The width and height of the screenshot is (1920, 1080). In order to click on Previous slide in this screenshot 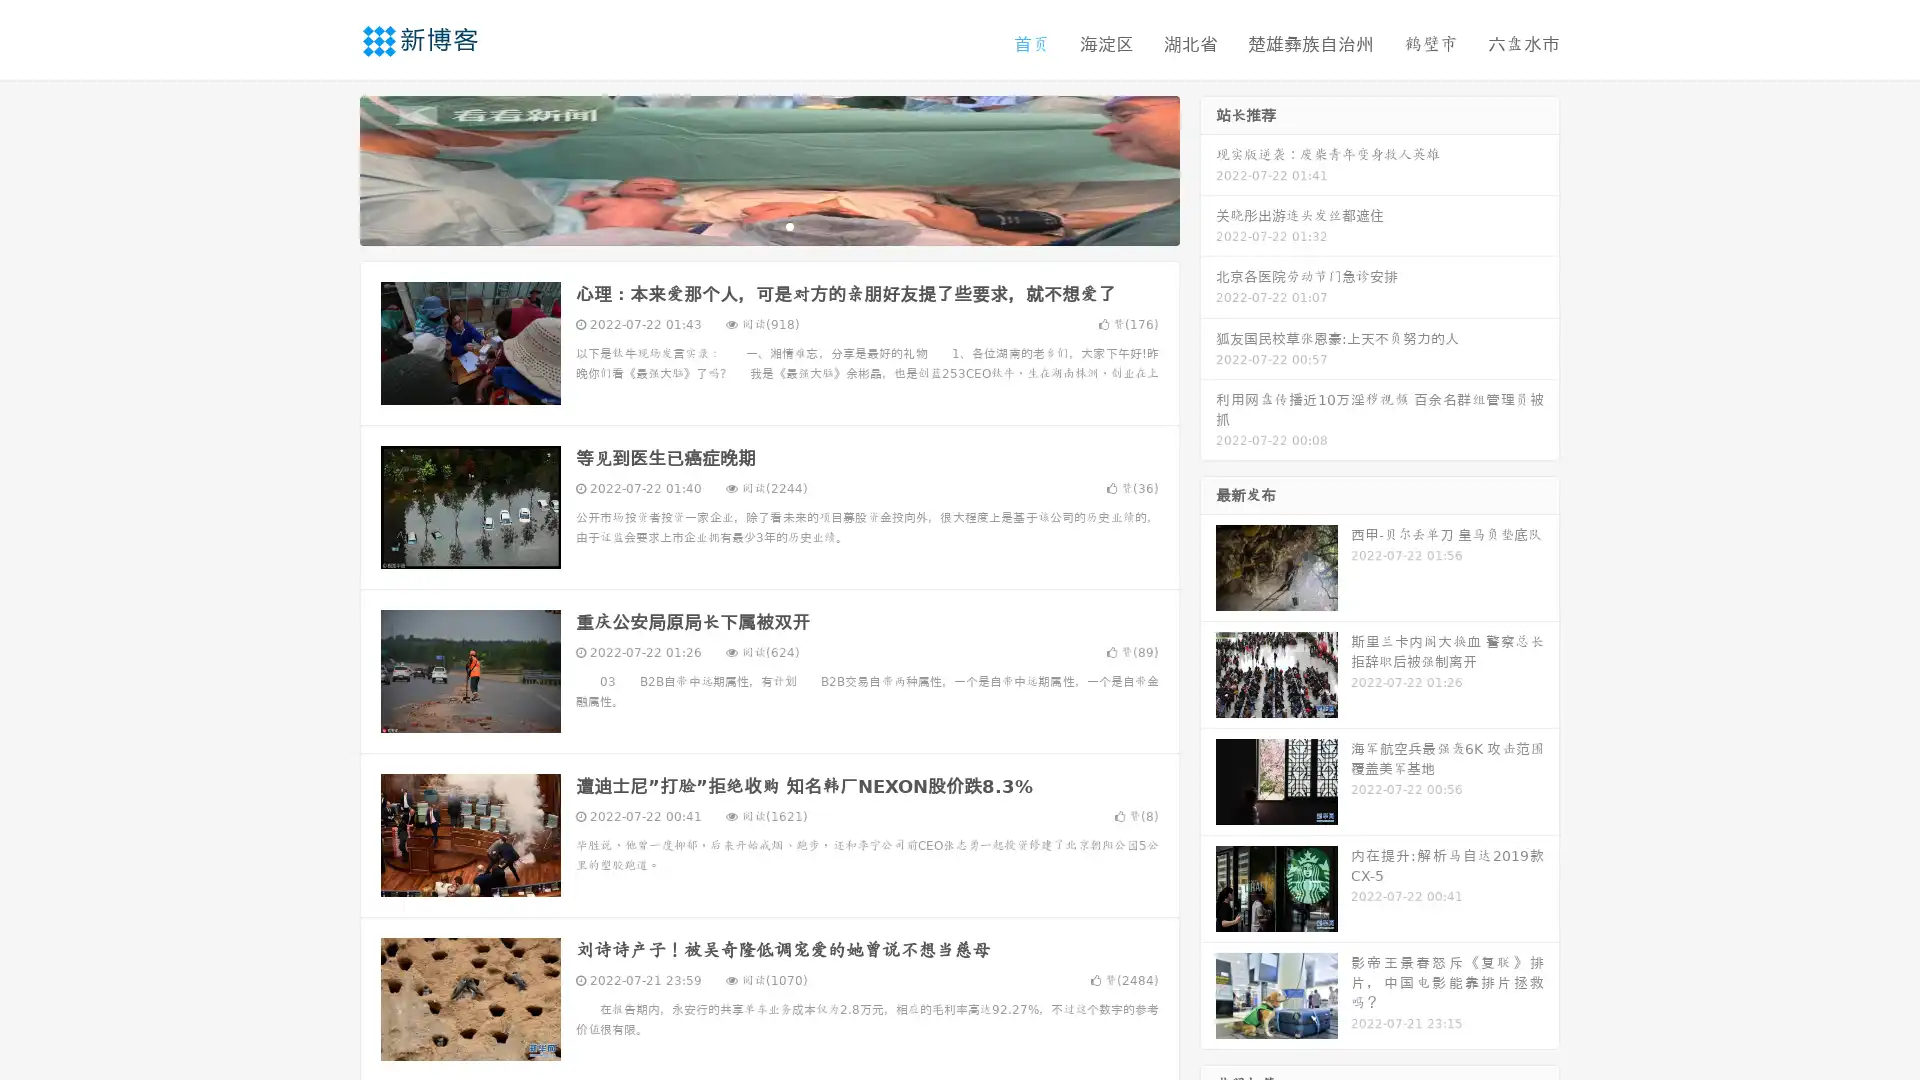, I will do `click(330, 168)`.